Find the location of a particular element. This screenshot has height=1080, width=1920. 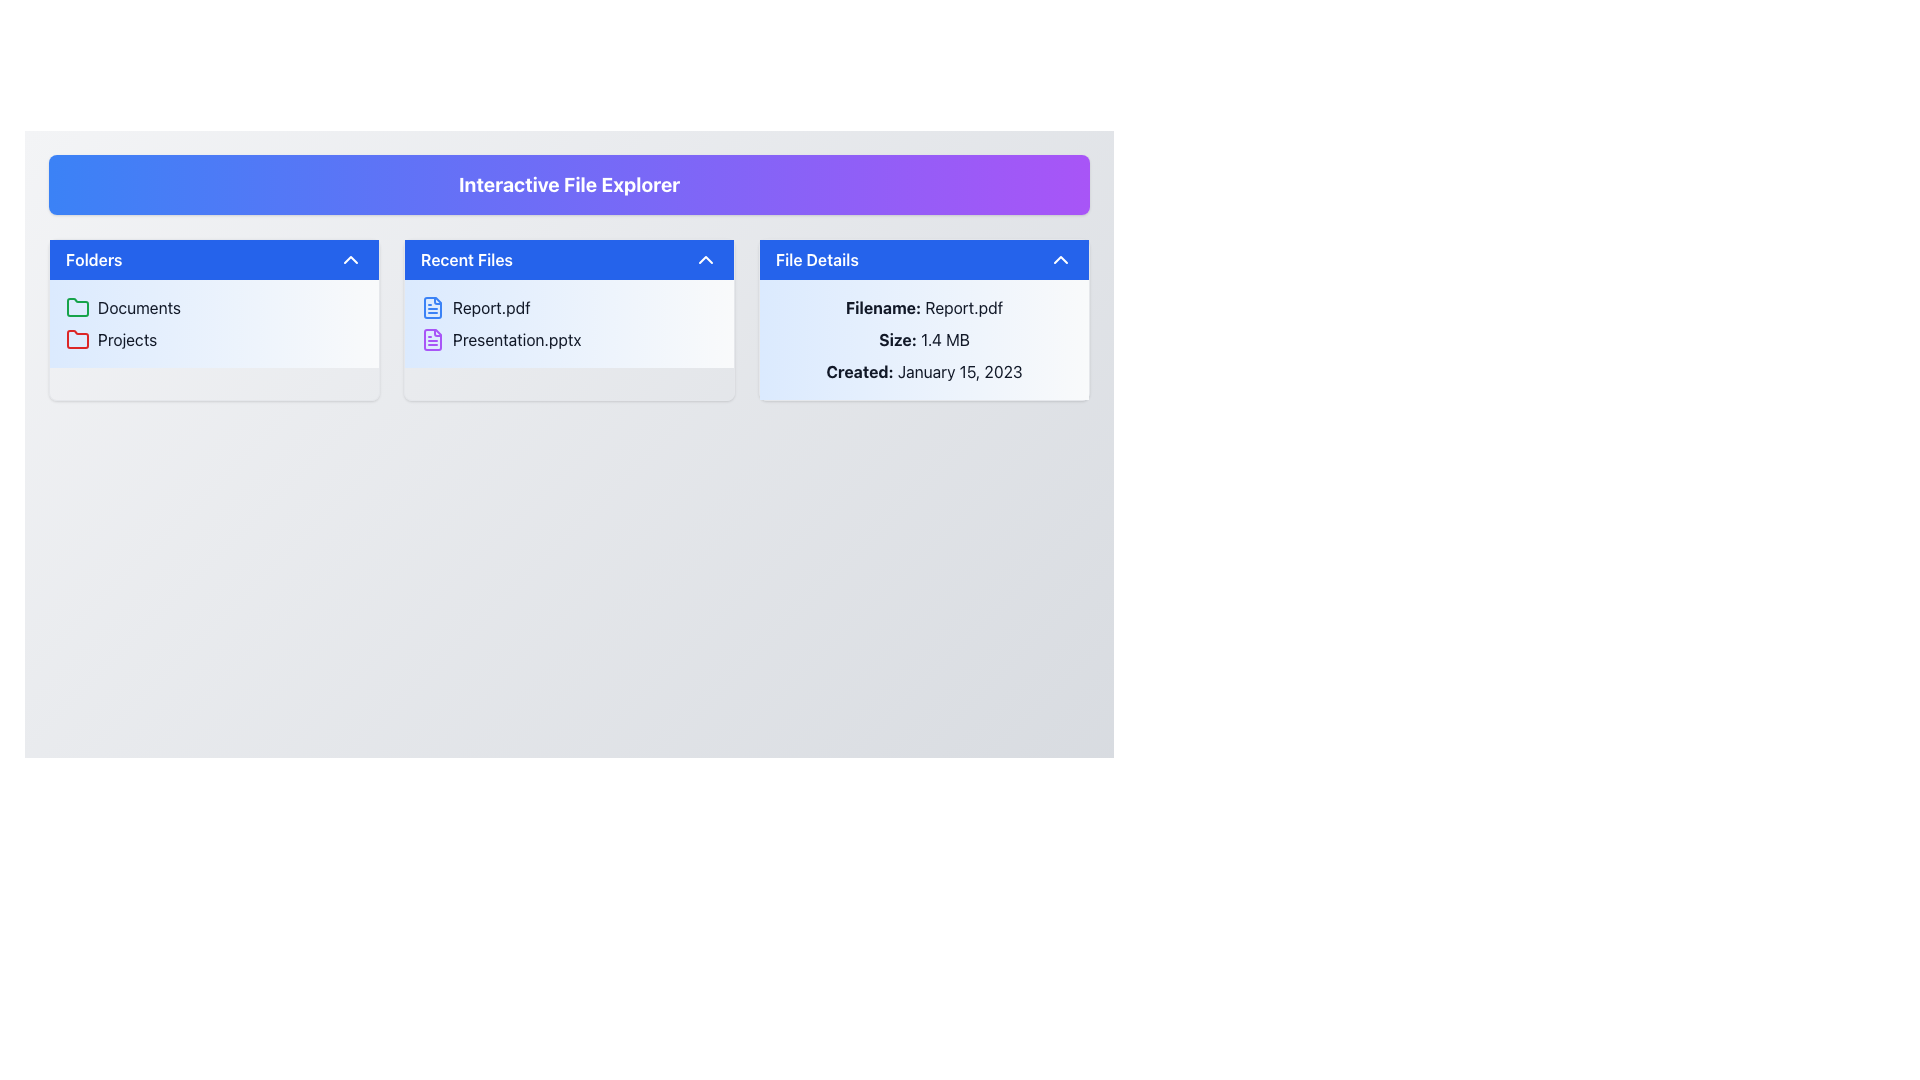

the 'Projects' label located under the 'Folders' section, which is the second item is located at coordinates (126, 338).